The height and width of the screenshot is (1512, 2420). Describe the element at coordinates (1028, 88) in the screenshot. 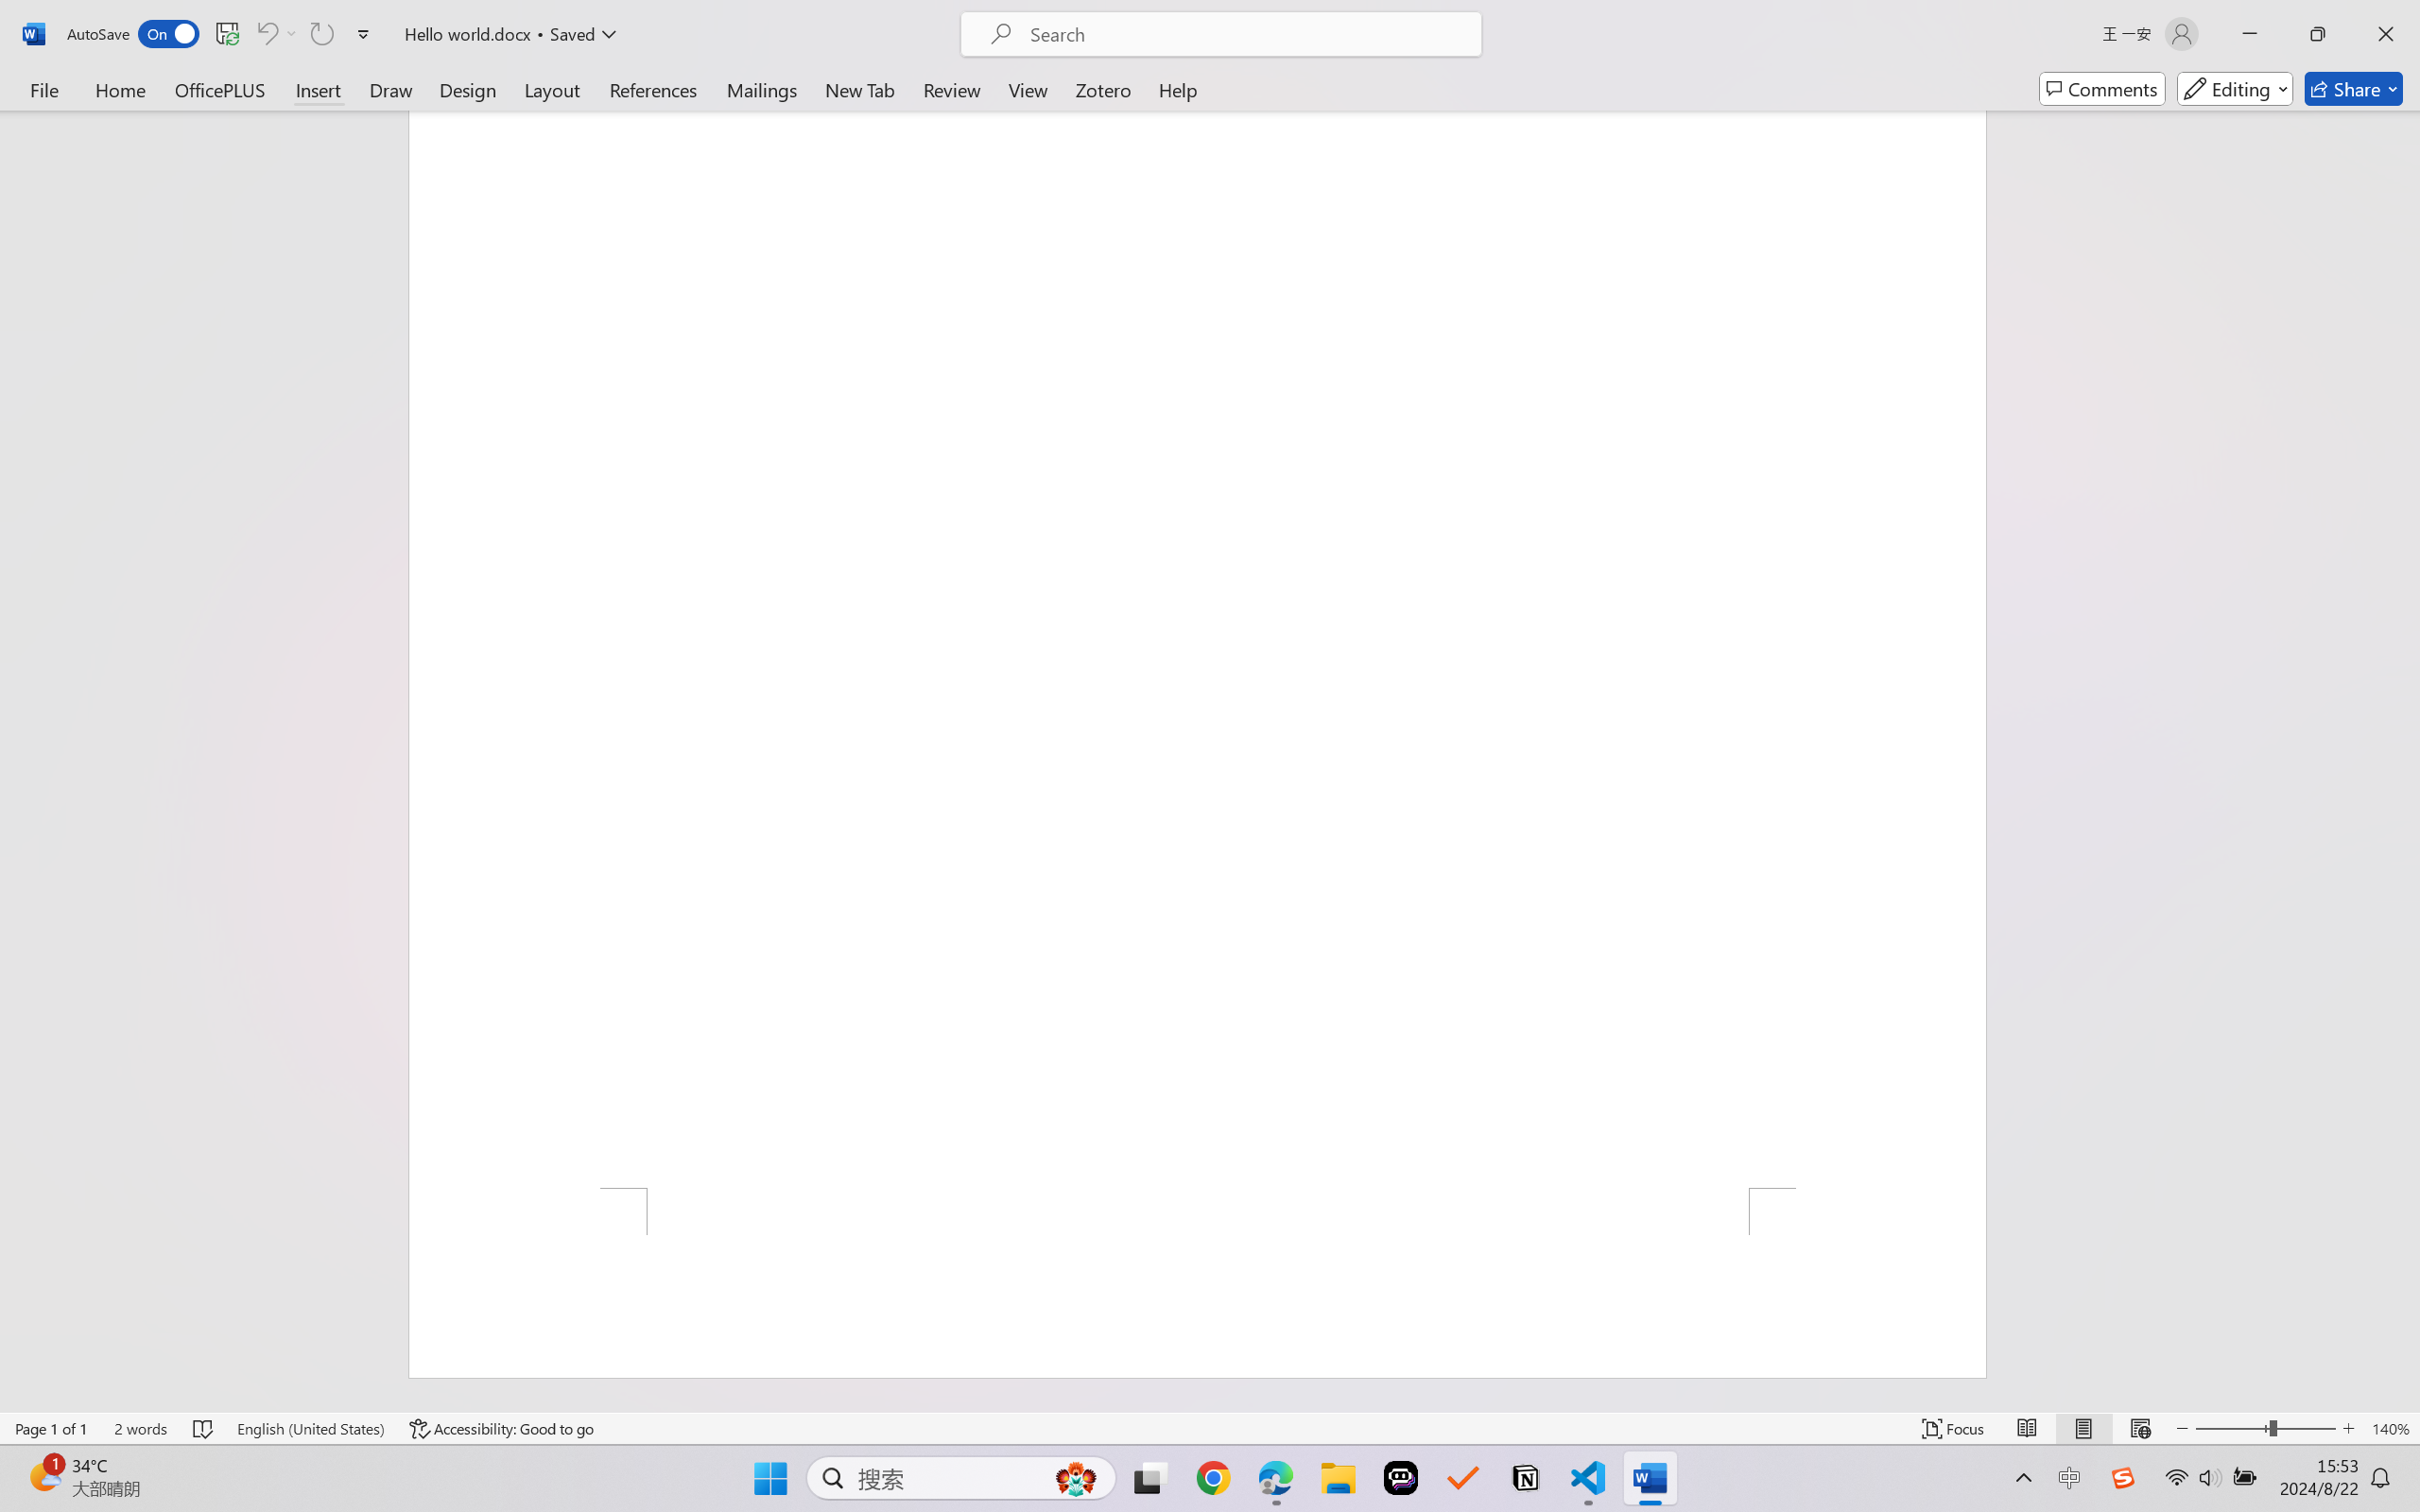

I see `'View'` at that location.